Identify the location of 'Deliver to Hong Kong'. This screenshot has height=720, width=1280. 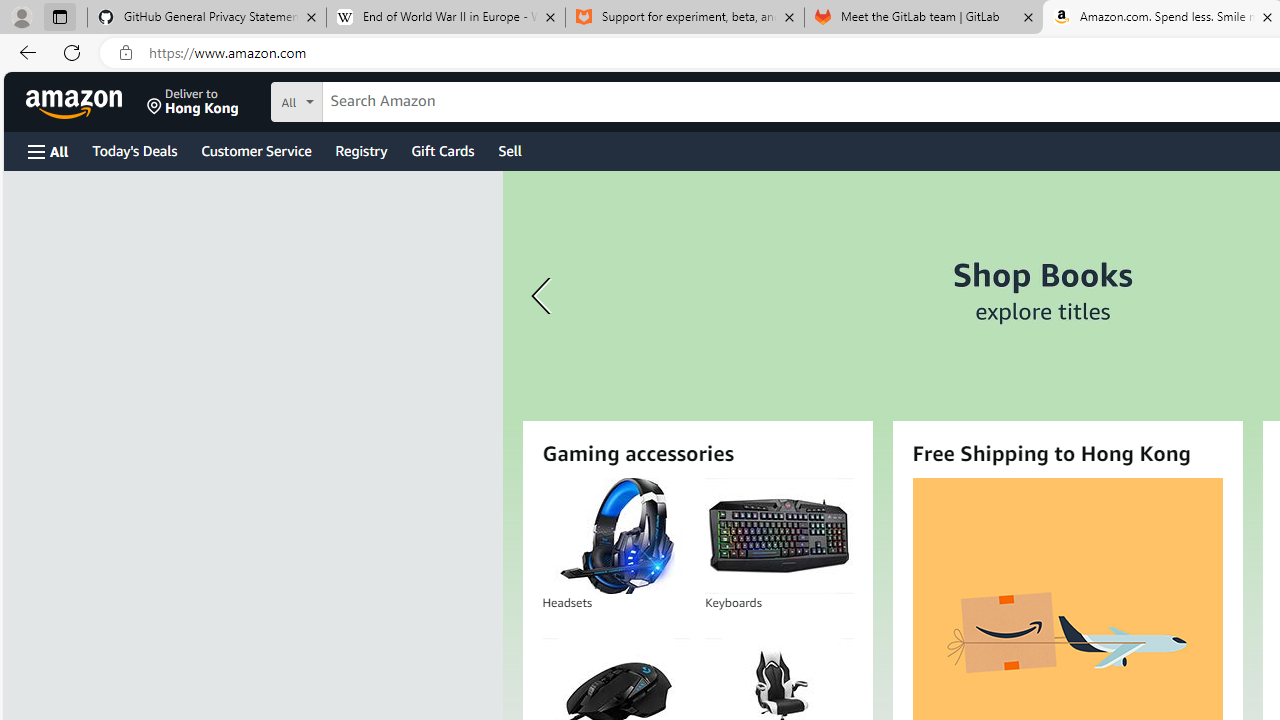
(193, 101).